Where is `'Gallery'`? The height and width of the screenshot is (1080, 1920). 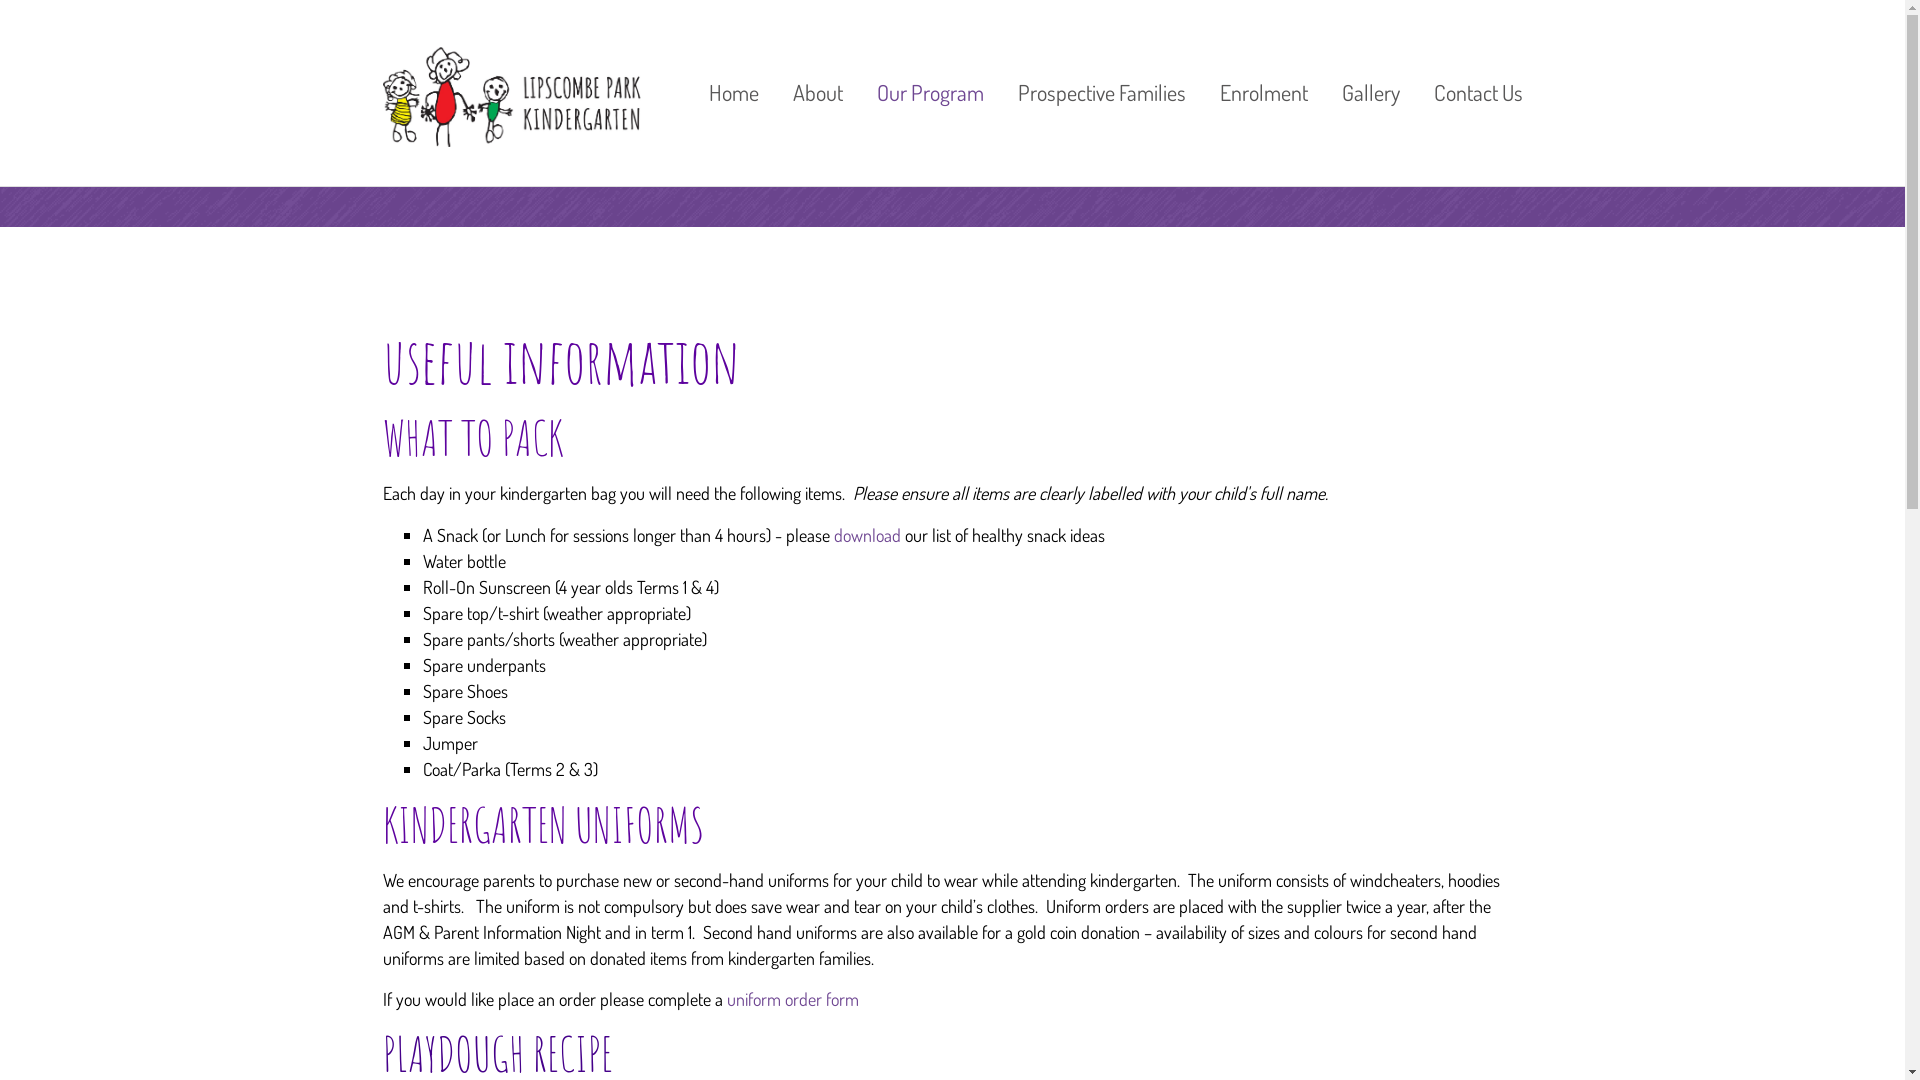
'Gallery' is located at coordinates (1368, 92).